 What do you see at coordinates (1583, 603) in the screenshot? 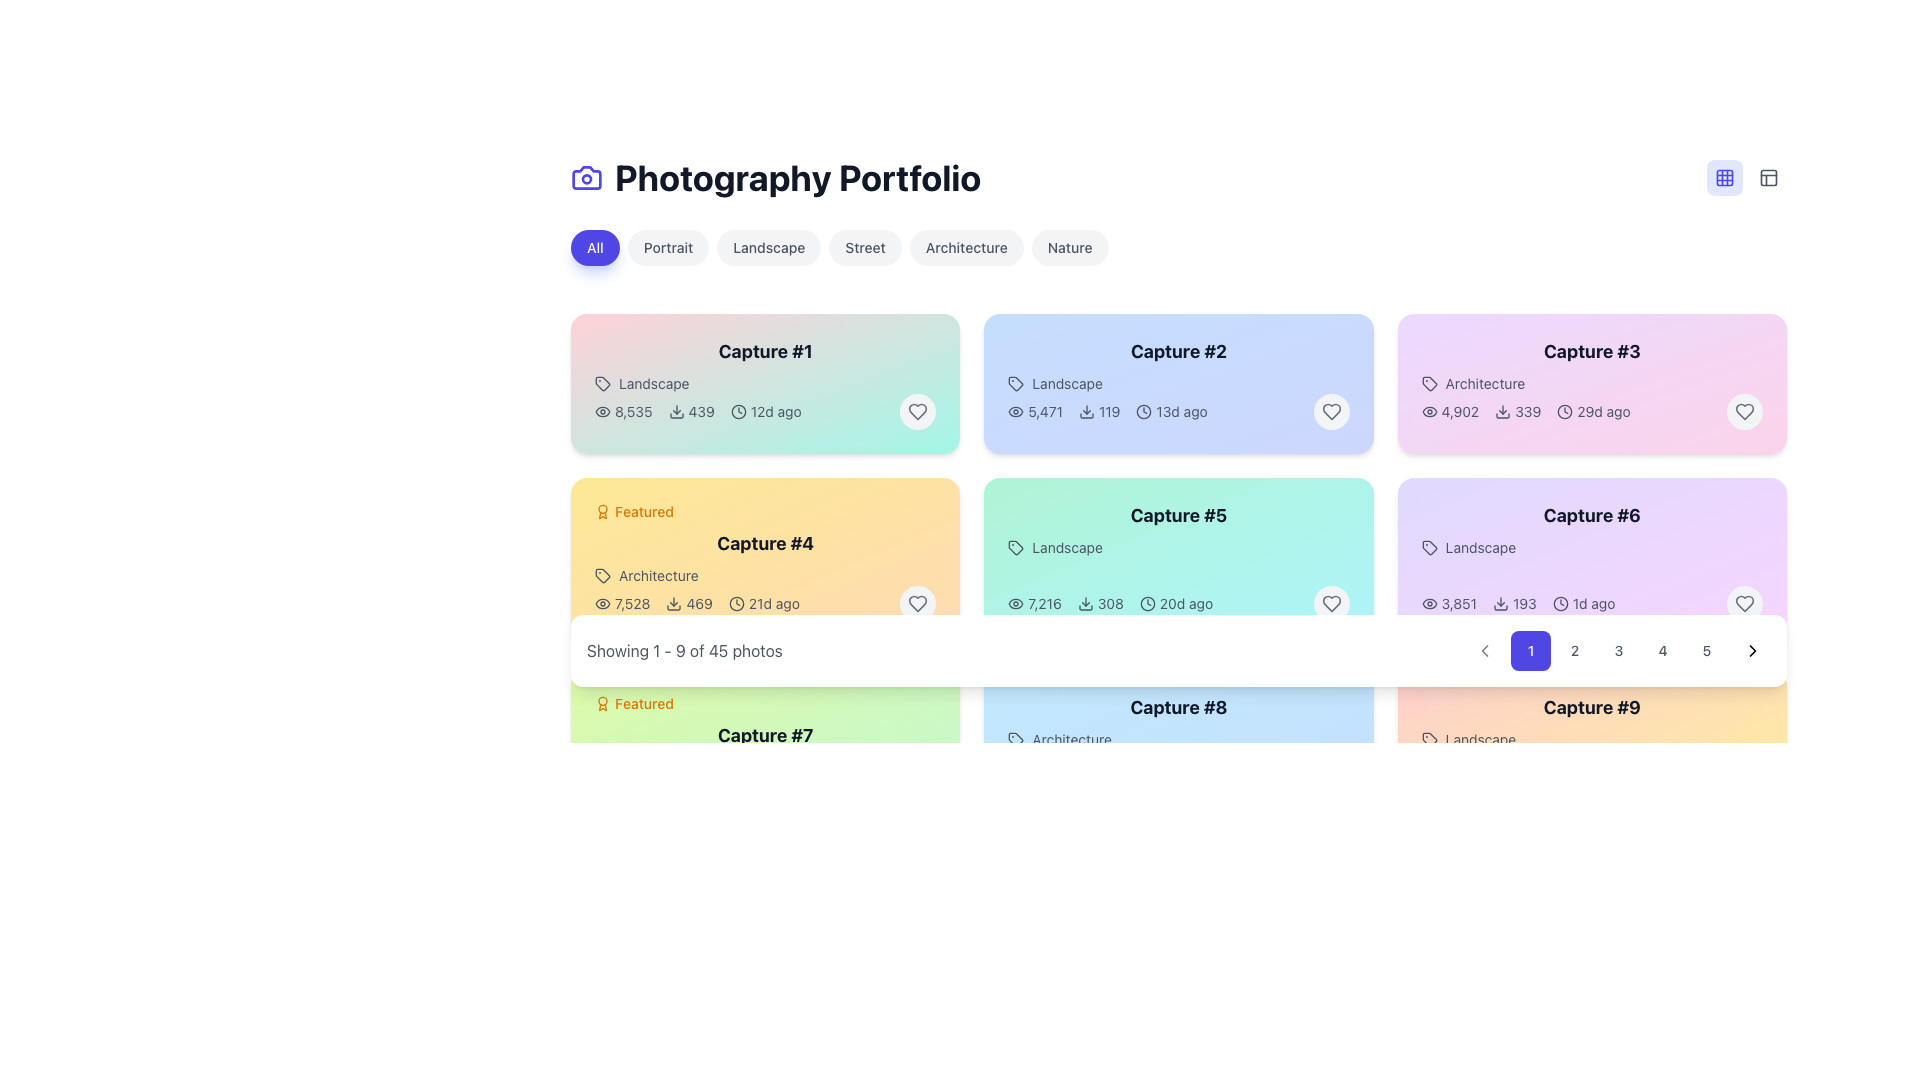
I see `text content from the Text Label with Icon located in the bottom-right section of the 'Capture #6' card, which indicates the time elapsed since the content's creation or last update` at bounding box center [1583, 603].